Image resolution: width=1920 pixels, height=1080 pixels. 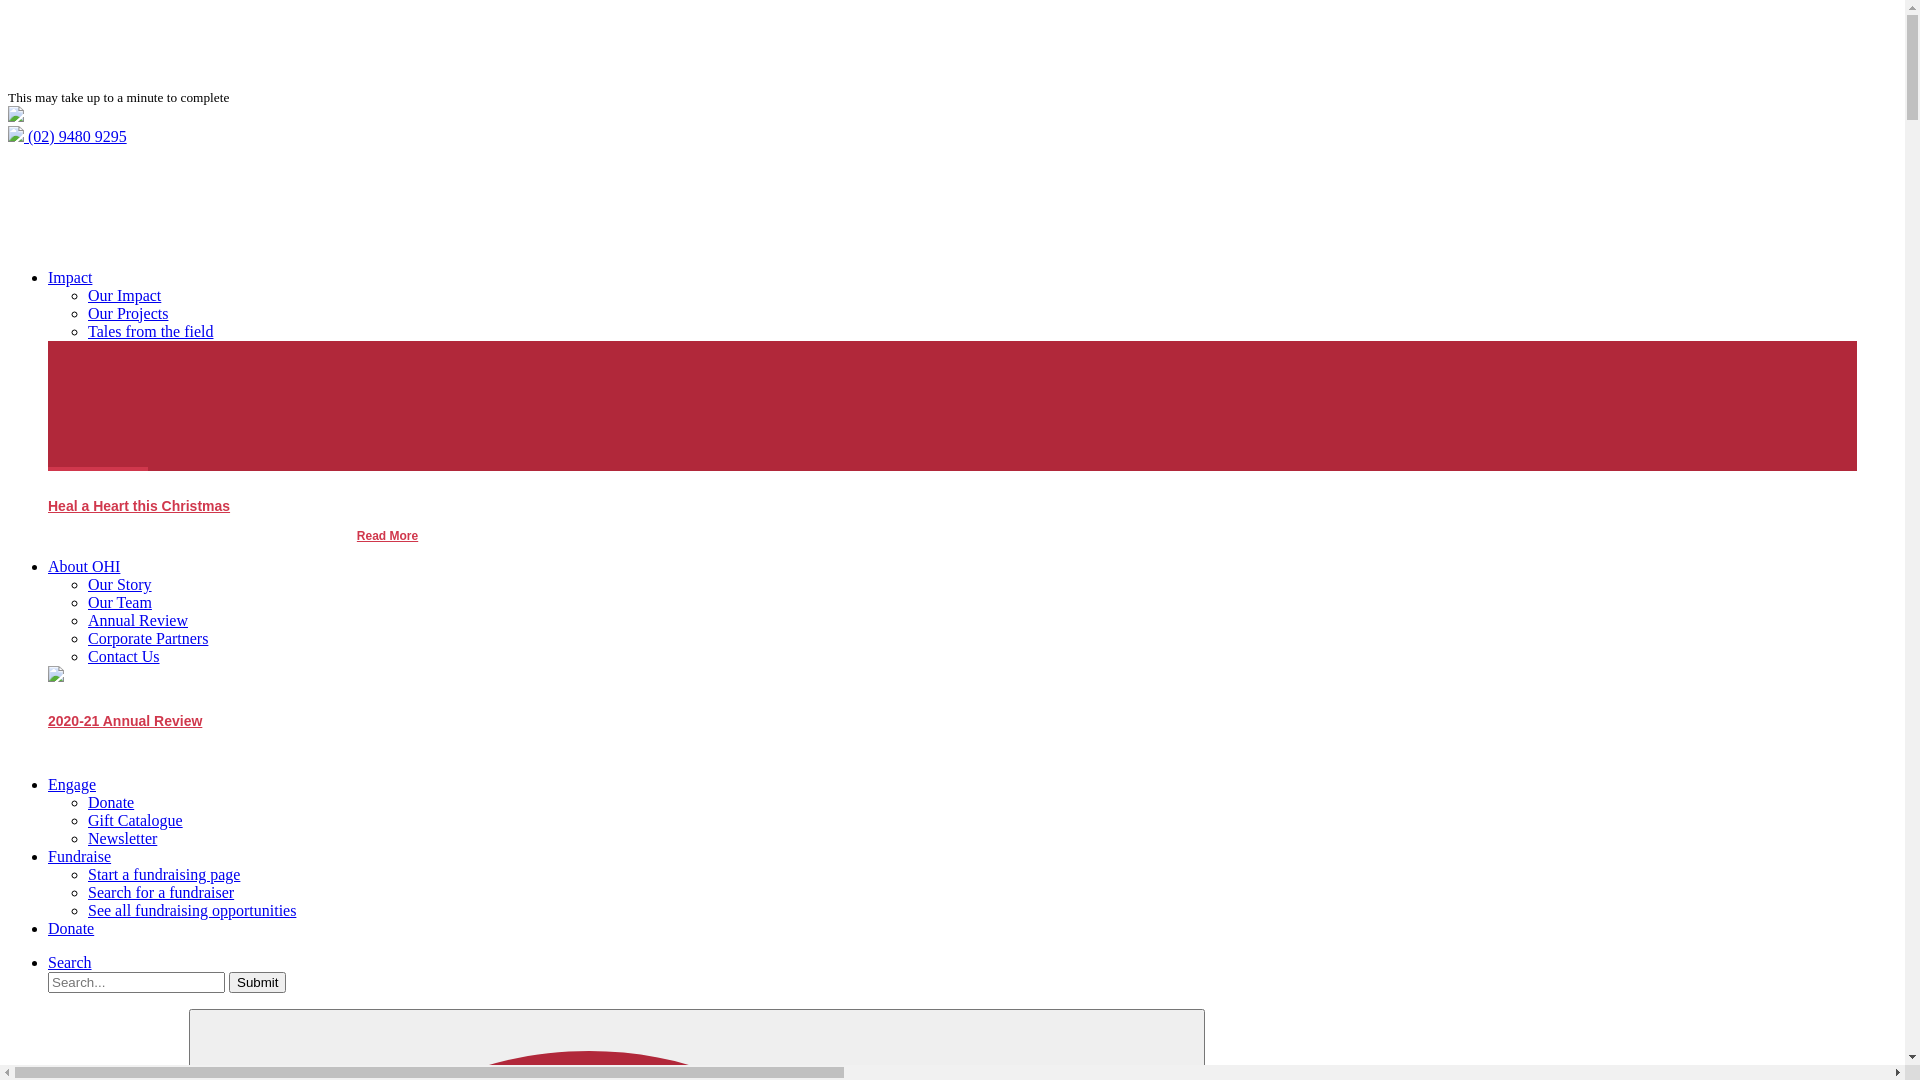 I want to click on 'See all fundraising opportunities', so click(x=192, y=910).